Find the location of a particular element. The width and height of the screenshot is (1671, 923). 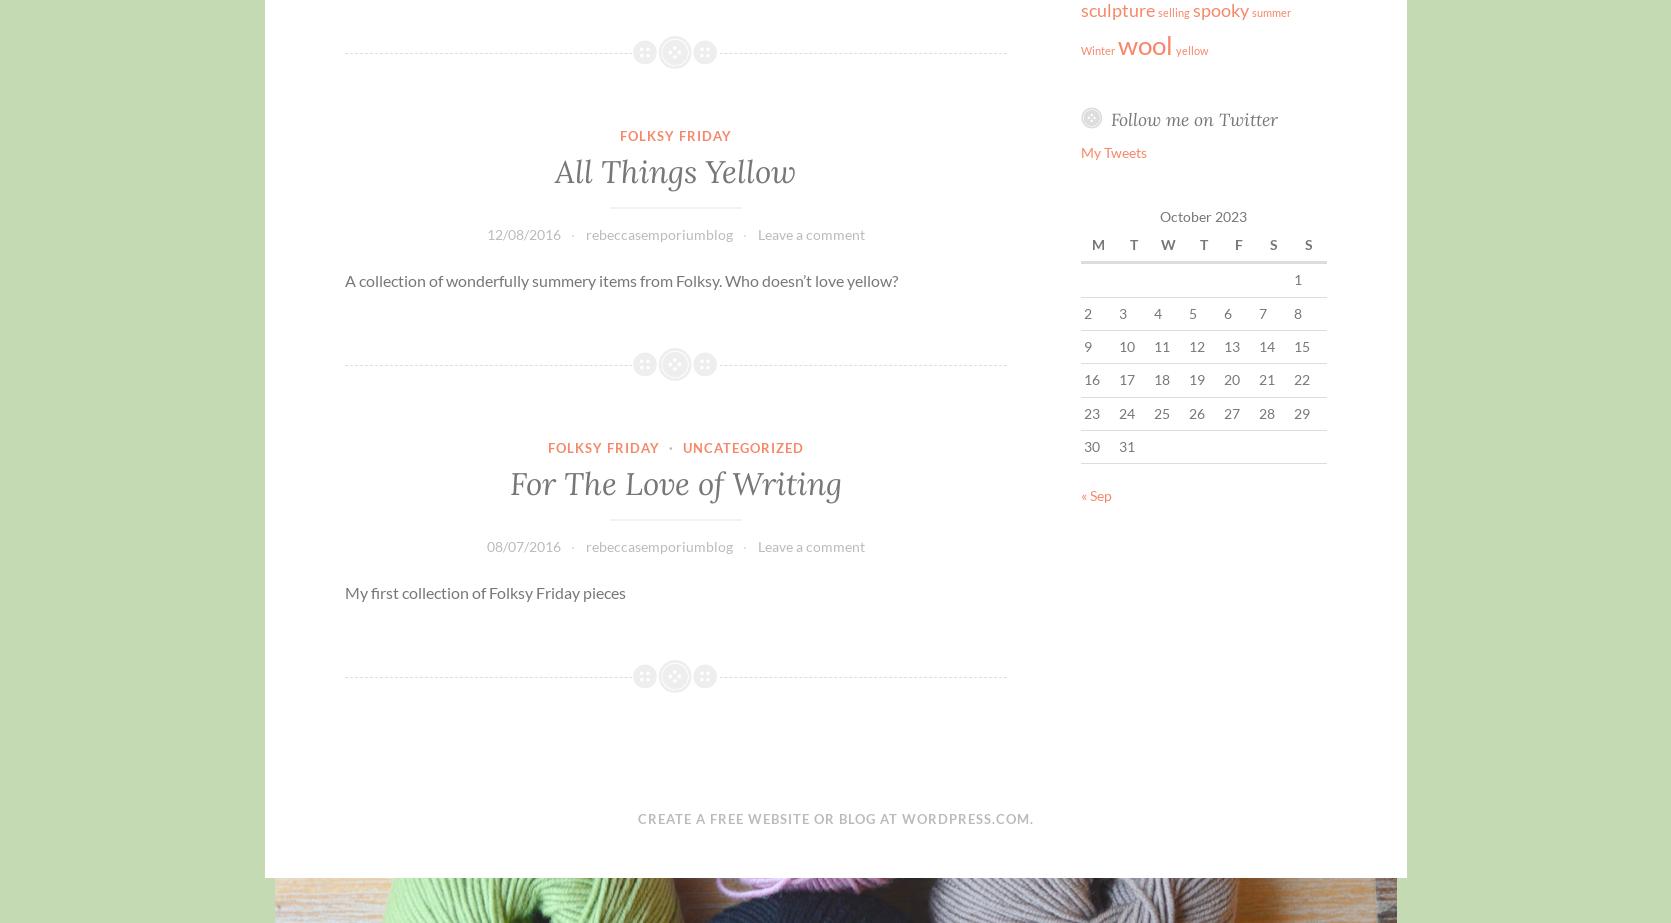

'M' is located at coordinates (1097, 243).